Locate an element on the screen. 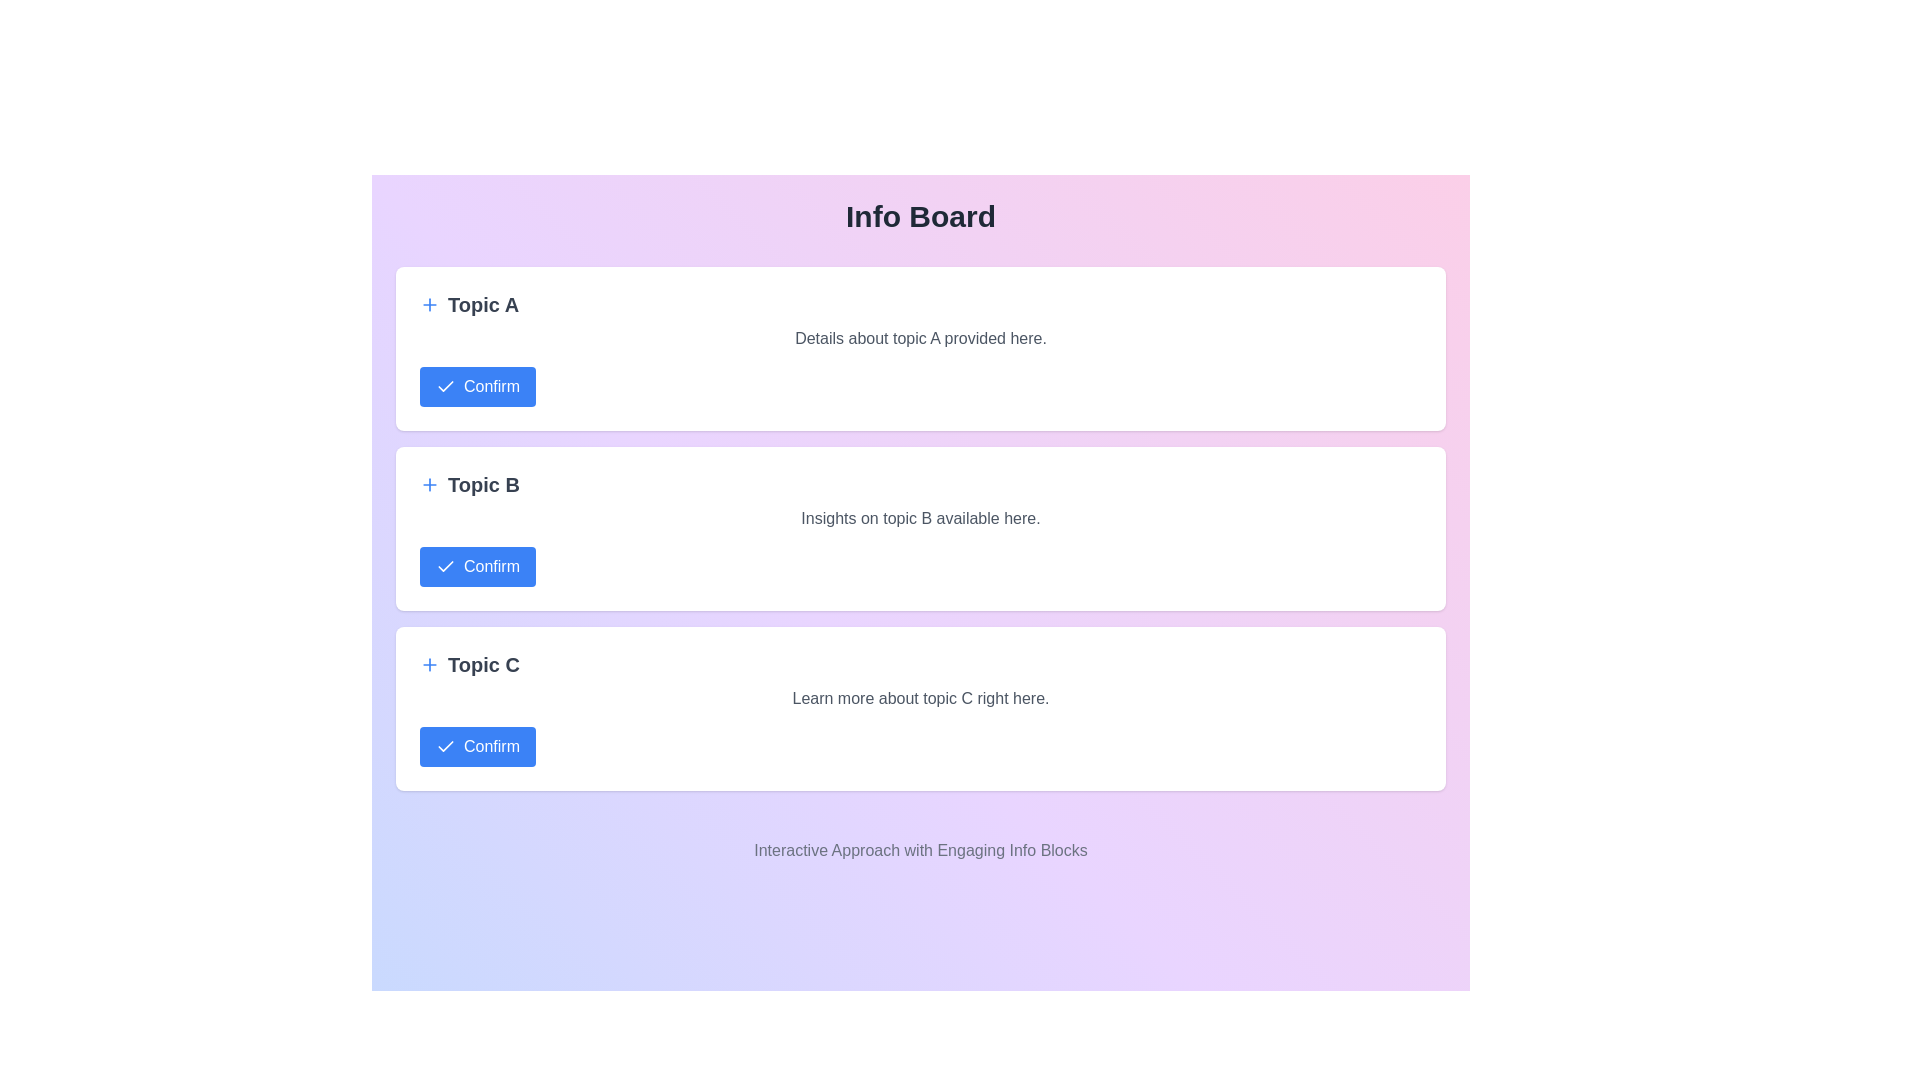 The image size is (1920, 1080). the Text label providing additional information about 'Topic B', which is positioned below the heading 'Topic B' and above the 'Confirm' button is located at coordinates (920, 518).